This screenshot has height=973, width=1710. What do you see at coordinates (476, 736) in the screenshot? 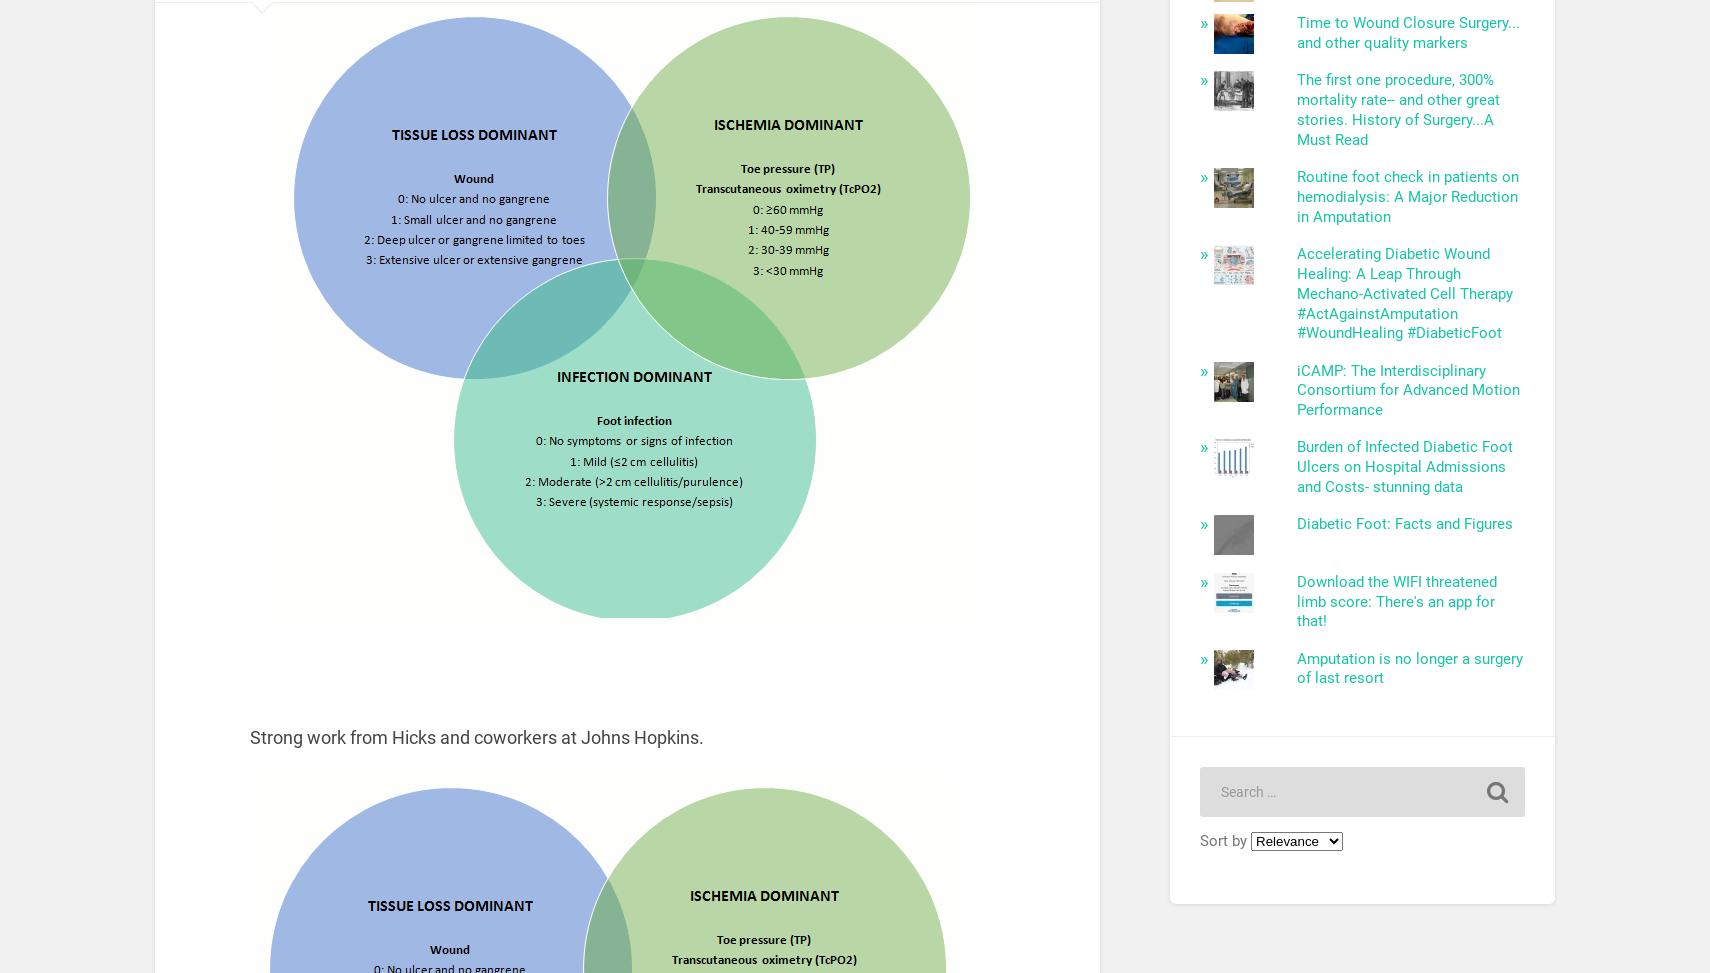
I see `'Strong work from Hicks and coworkers at Johns Hopkins.'` at bounding box center [476, 736].